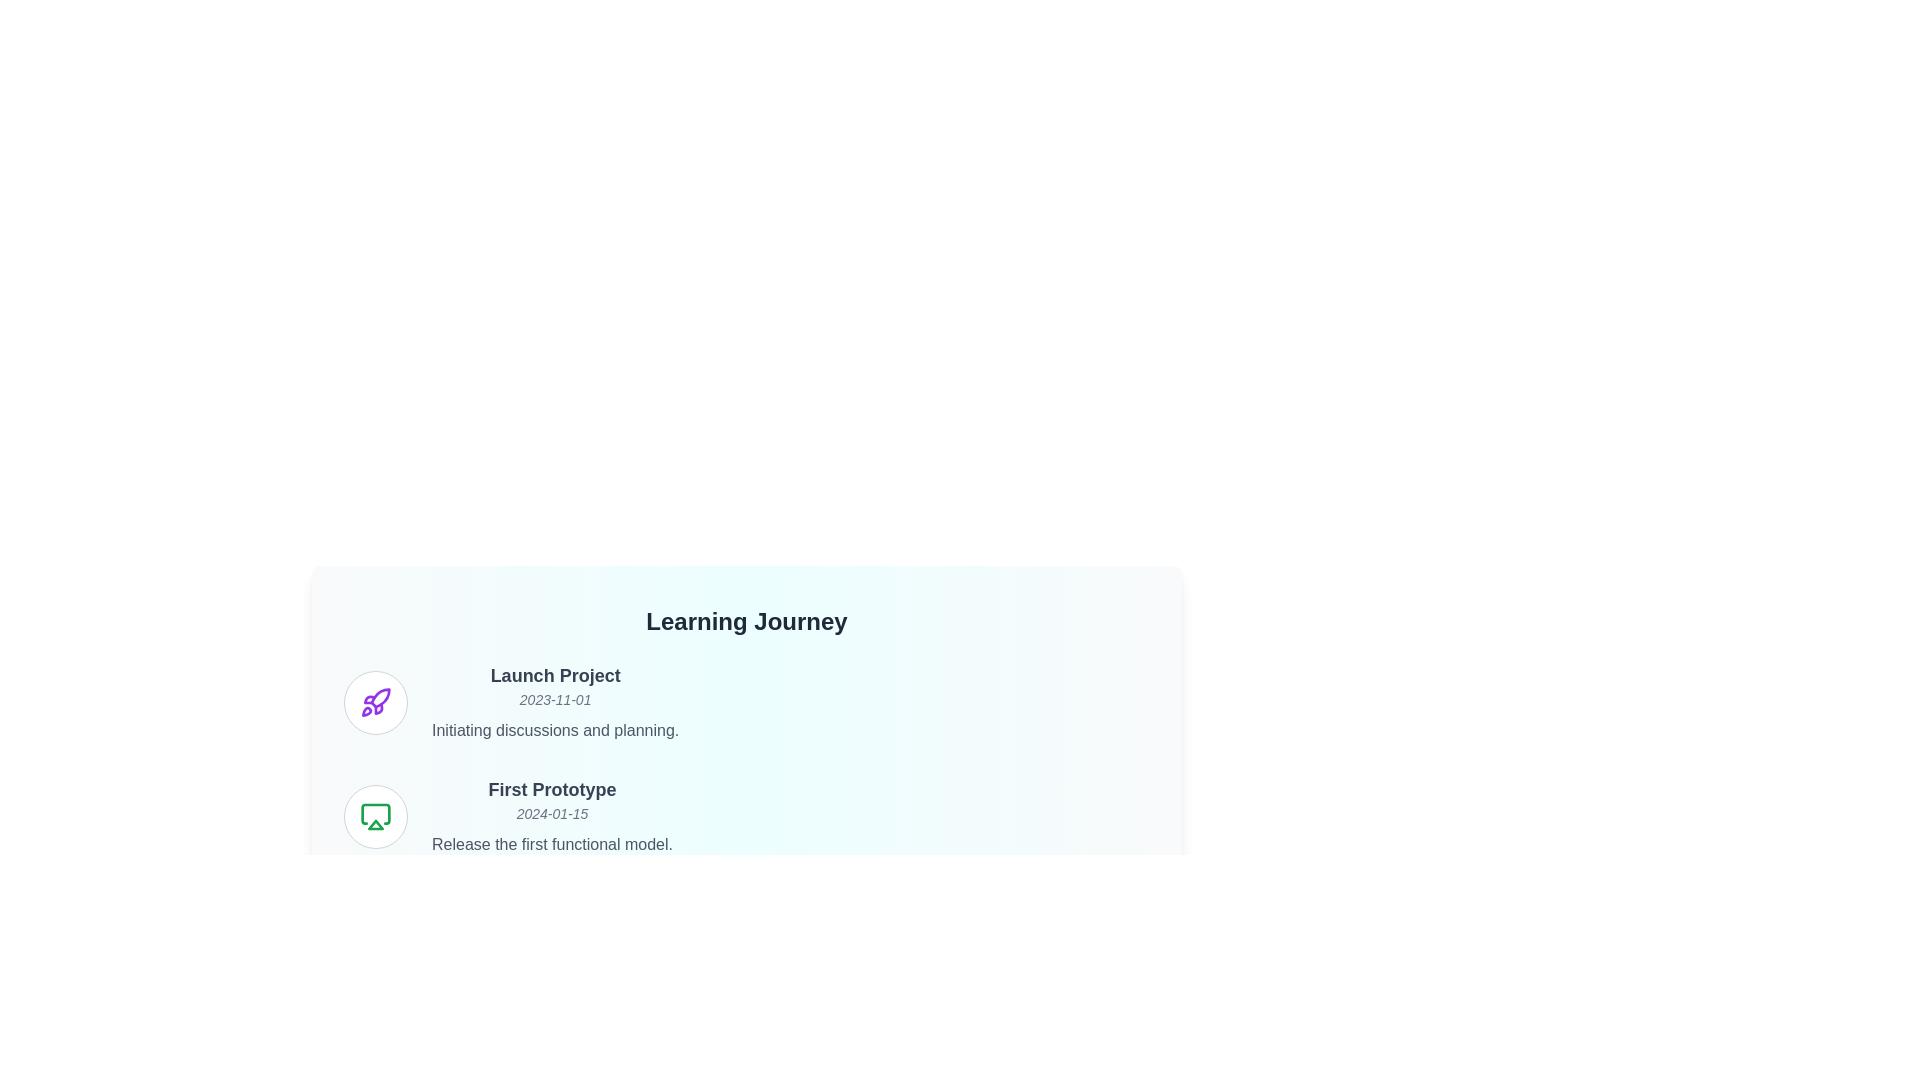 The height and width of the screenshot is (1080, 1920). What do you see at coordinates (552, 813) in the screenshot?
I see `the date indicator text label located below 'First Prototype' and above 'Release the first functional model.'` at bounding box center [552, 813].